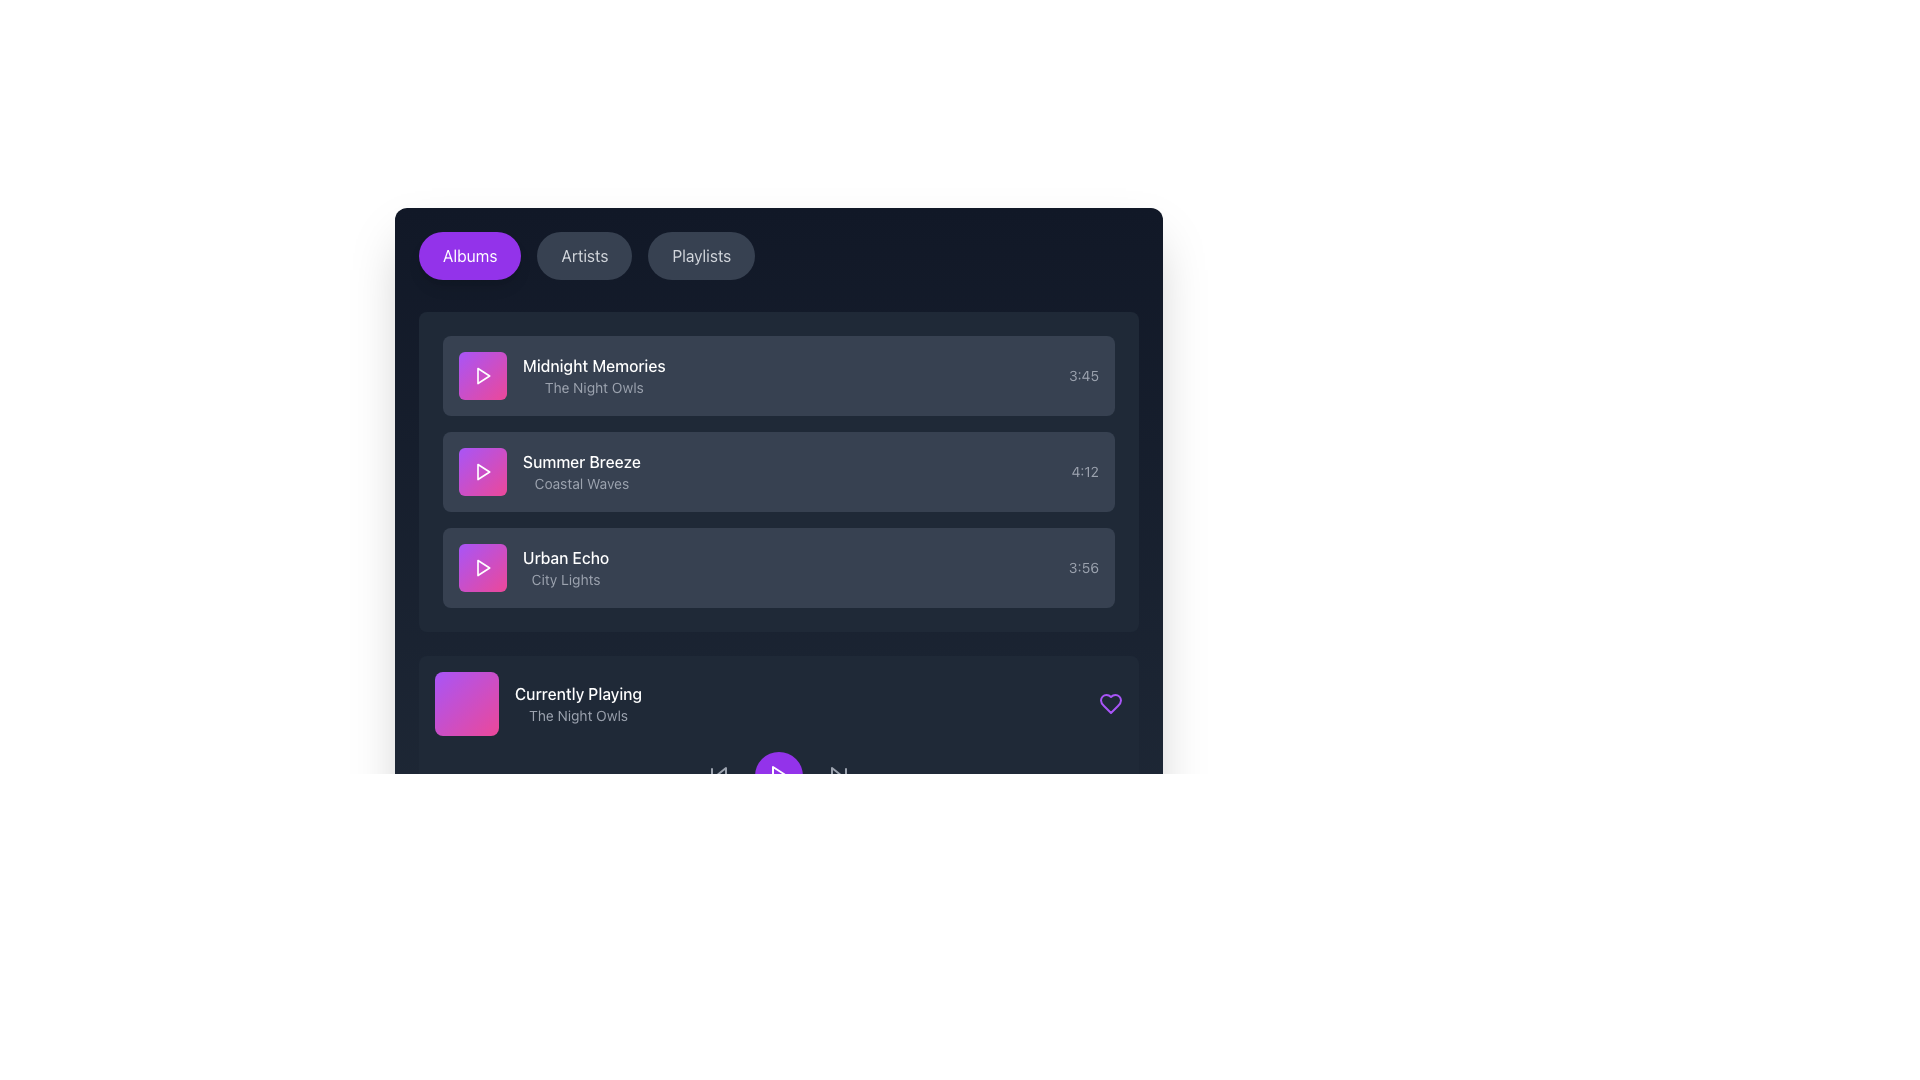 The image size is (1920, 1080). Describe the element at coordinates (777, 828) in the screenshot. I see `the progress indicator, which is a purple-filled progress bar located in the 'Currently Playing' section of the media player` at that location.